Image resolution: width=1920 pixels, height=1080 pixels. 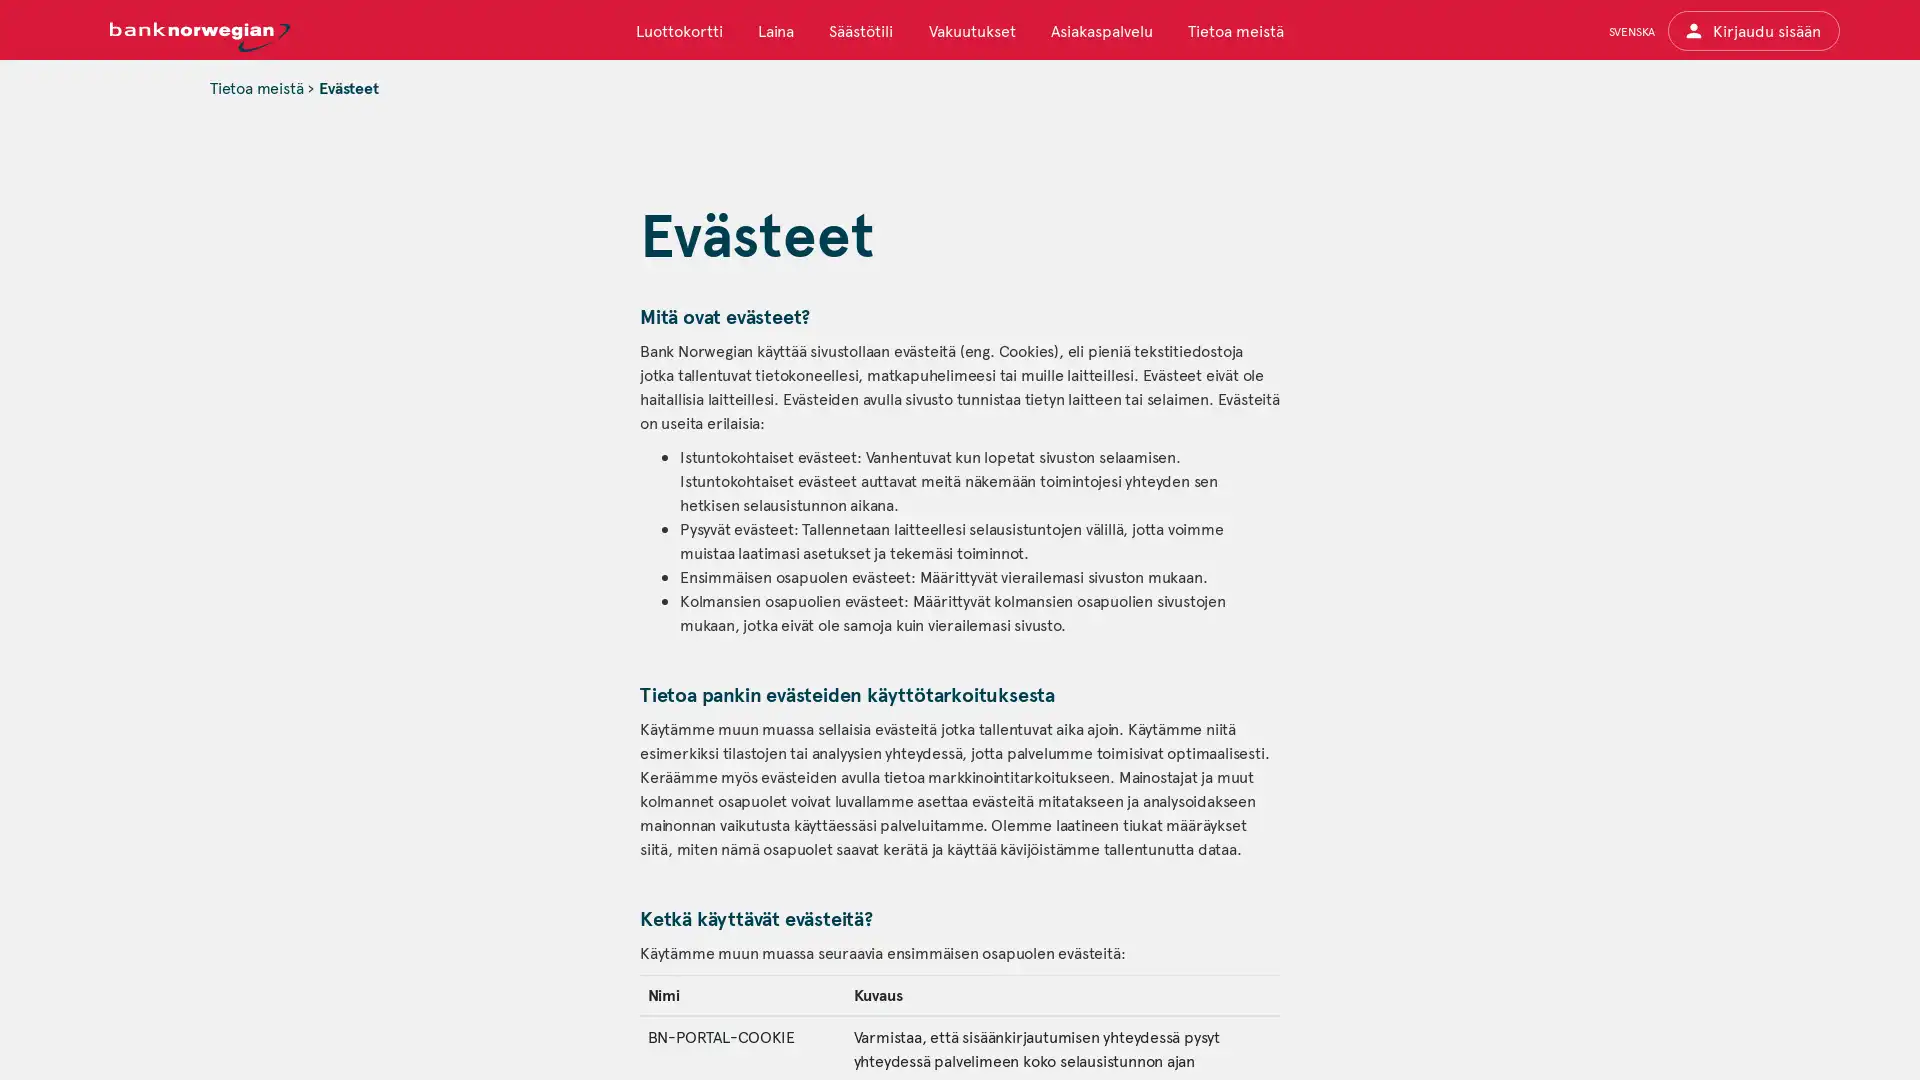 I want to click on Saastotili, so click(x=860, y=30).